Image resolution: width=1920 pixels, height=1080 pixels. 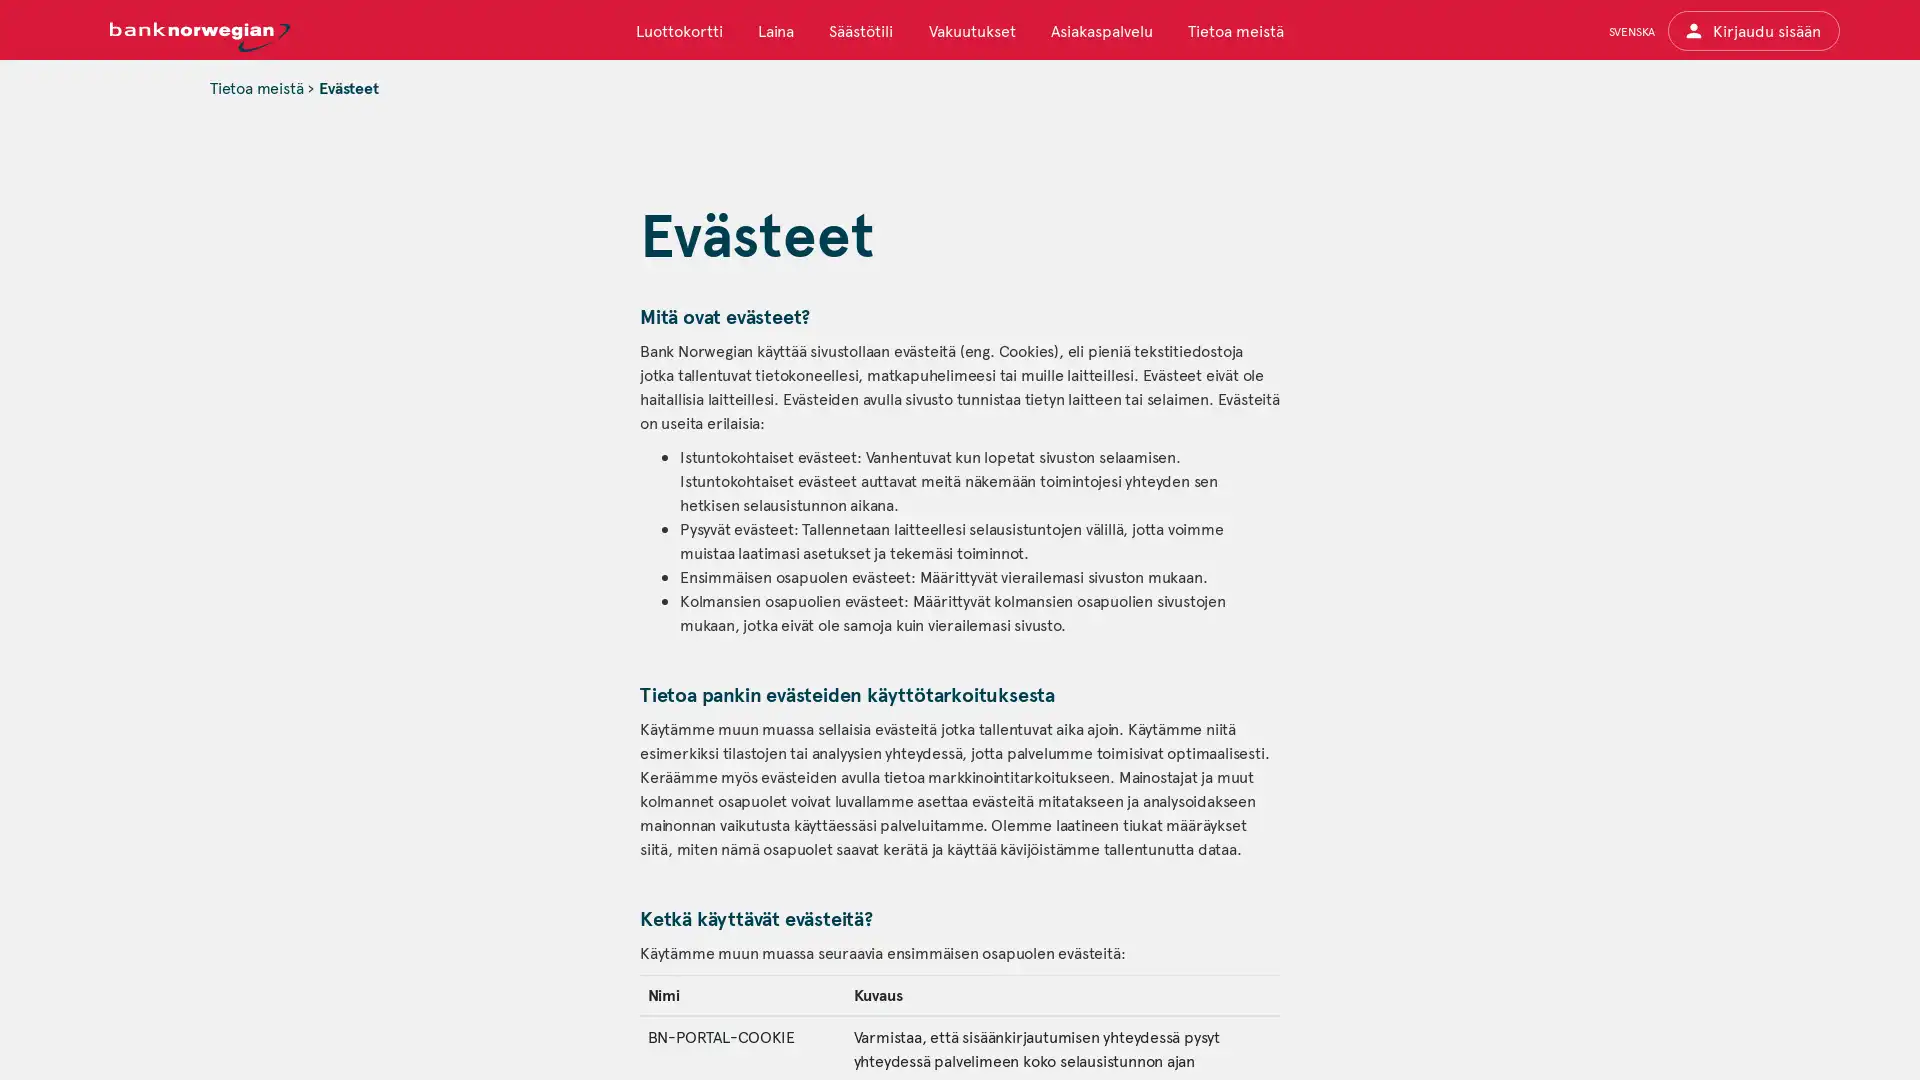 I want to click on Saastotili, so click(x=860, y=30).